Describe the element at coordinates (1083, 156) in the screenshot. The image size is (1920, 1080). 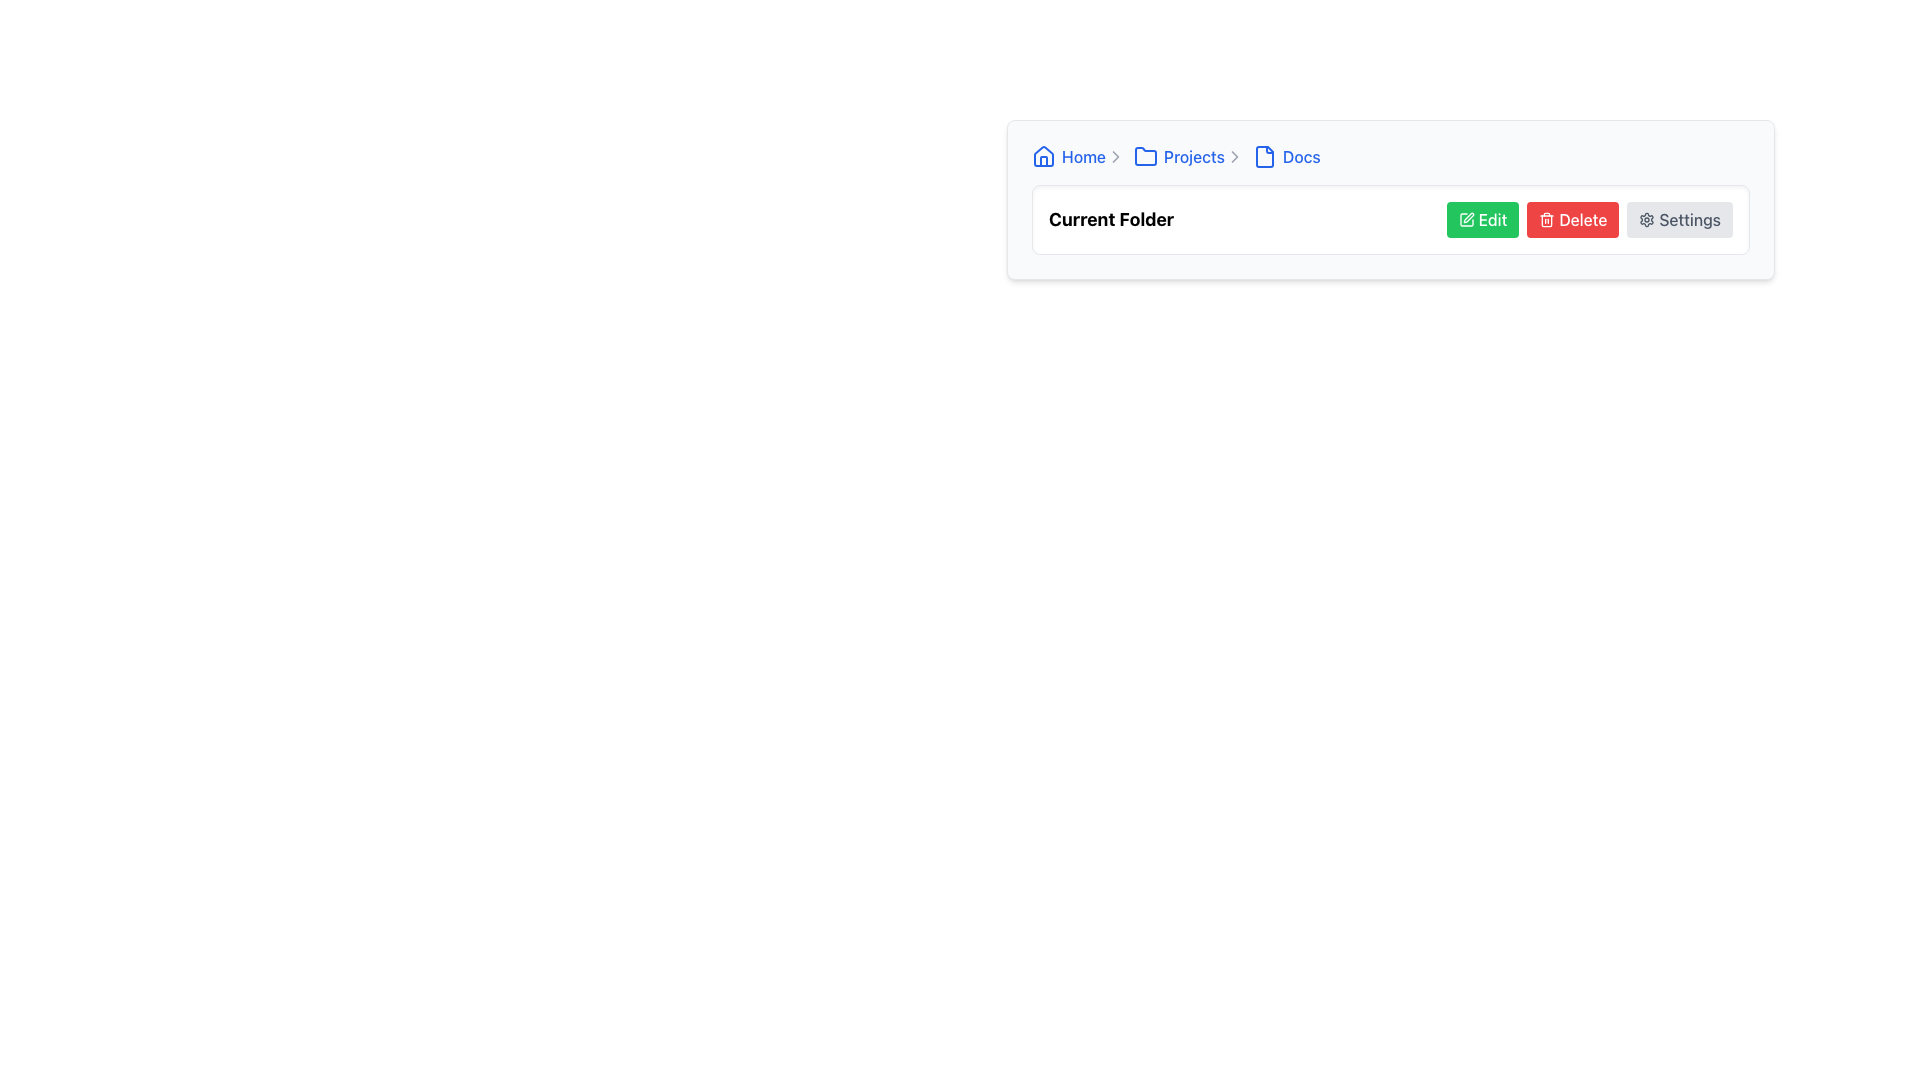
I see `text label 'Home' located in the breadcrumb navigation bar, styled in blue color to indicate interactivity` at that location.